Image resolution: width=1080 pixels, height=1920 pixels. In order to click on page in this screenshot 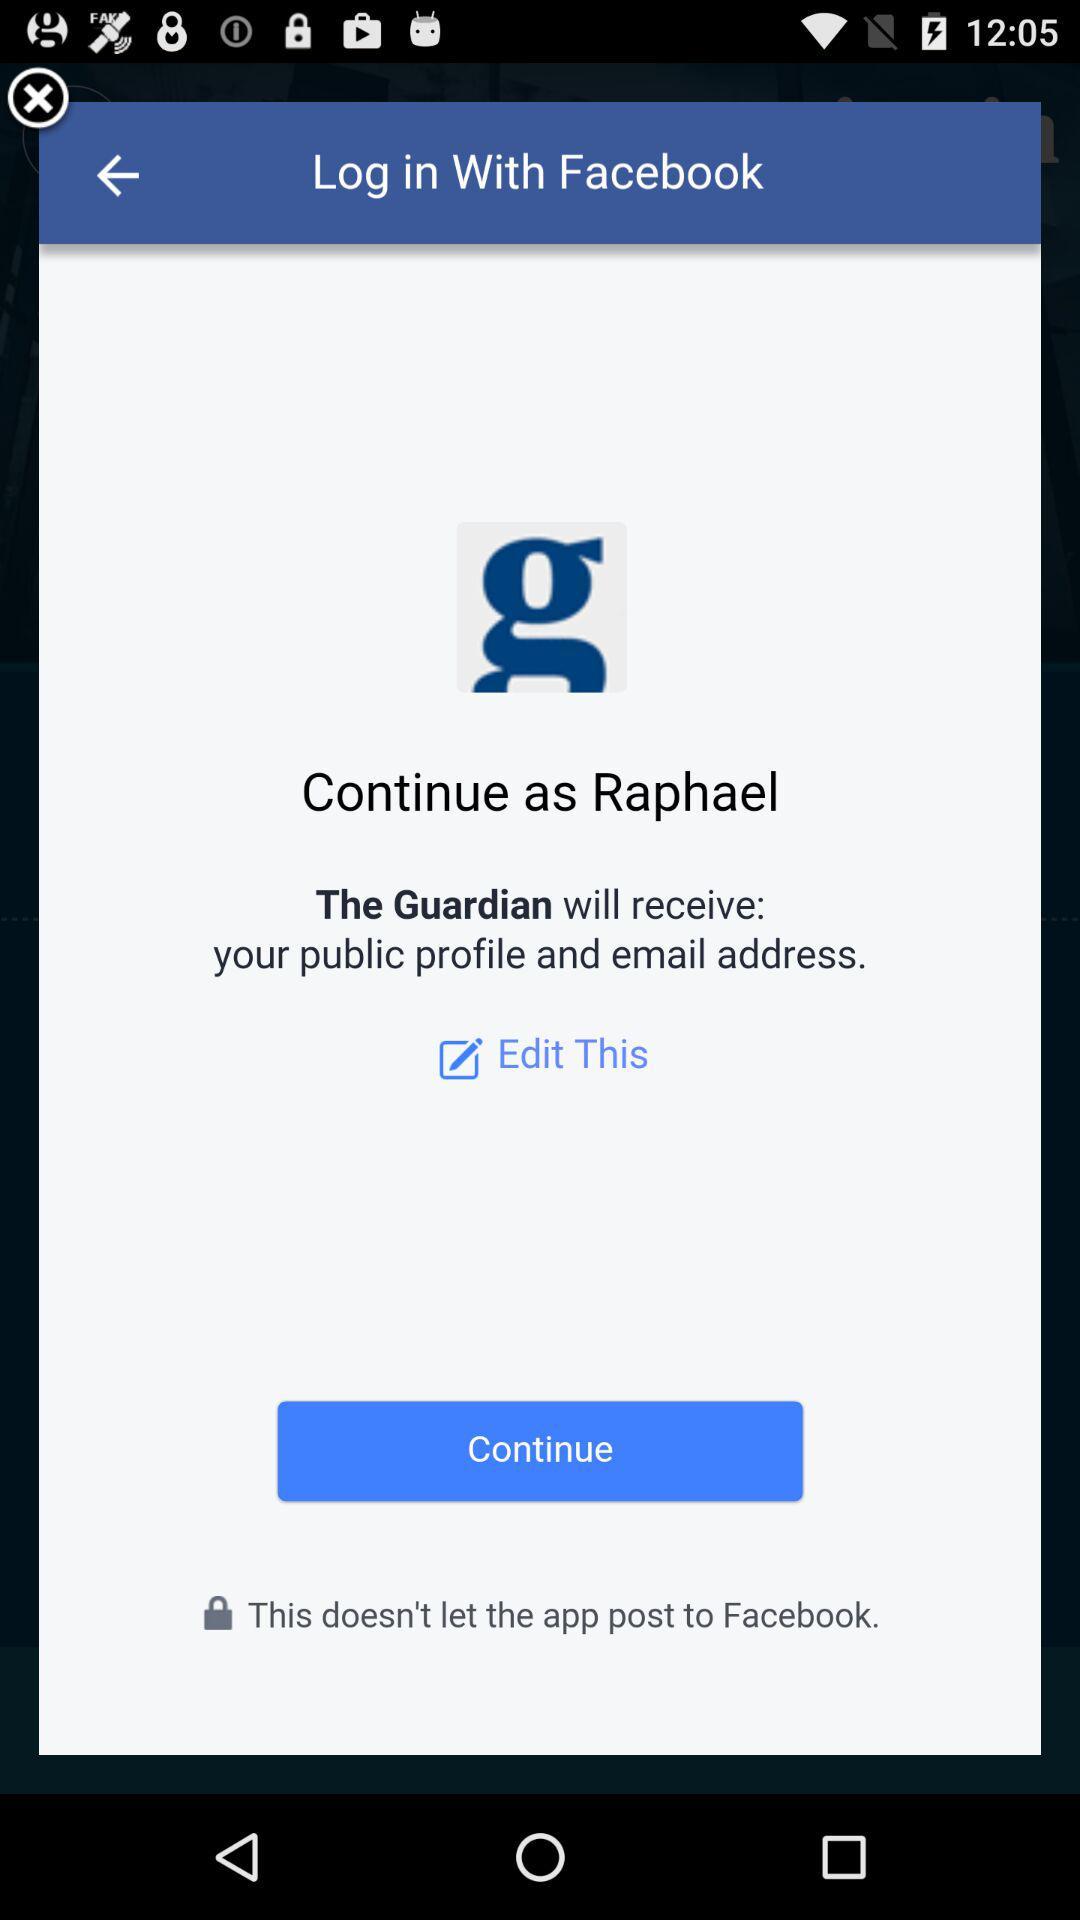, I will do `click(38, 100)`.